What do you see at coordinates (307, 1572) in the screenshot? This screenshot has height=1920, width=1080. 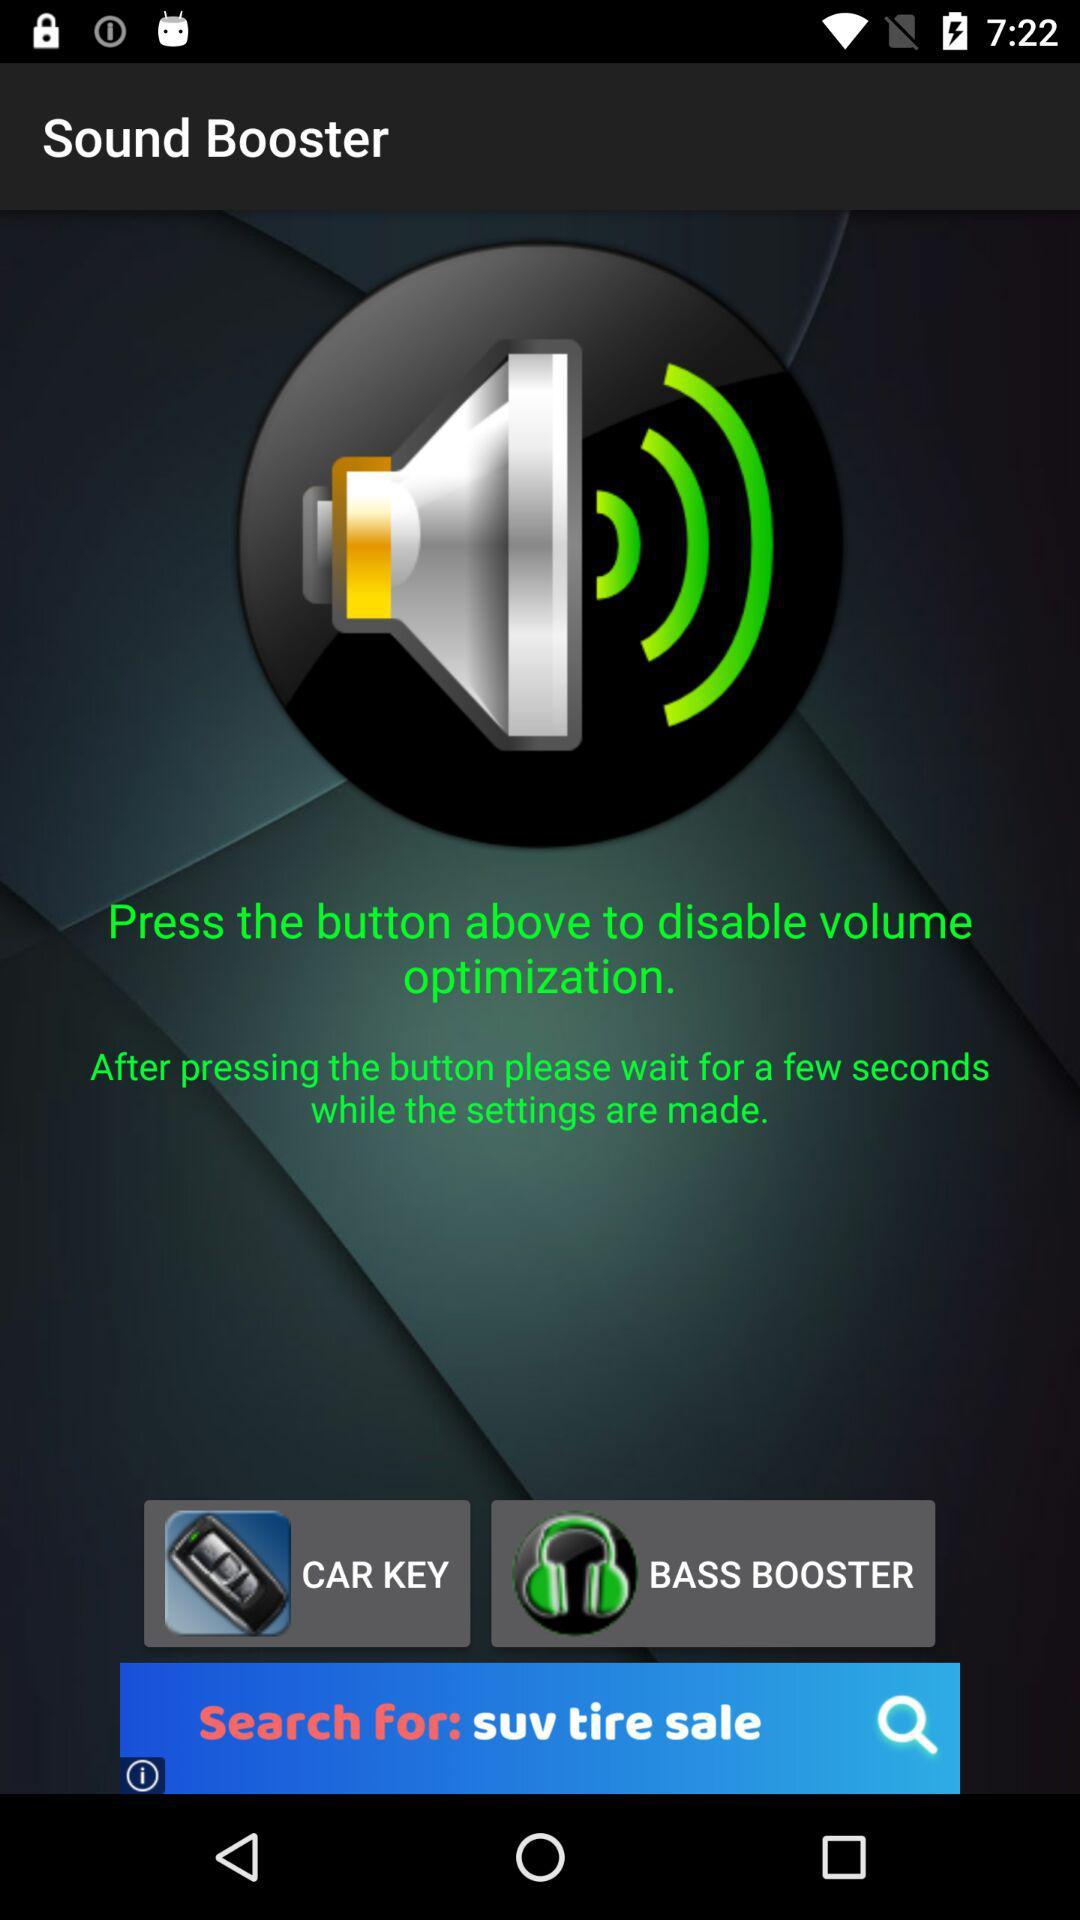 I see `the icon to the left of the bass booster` at bounding box center [307, 1572].